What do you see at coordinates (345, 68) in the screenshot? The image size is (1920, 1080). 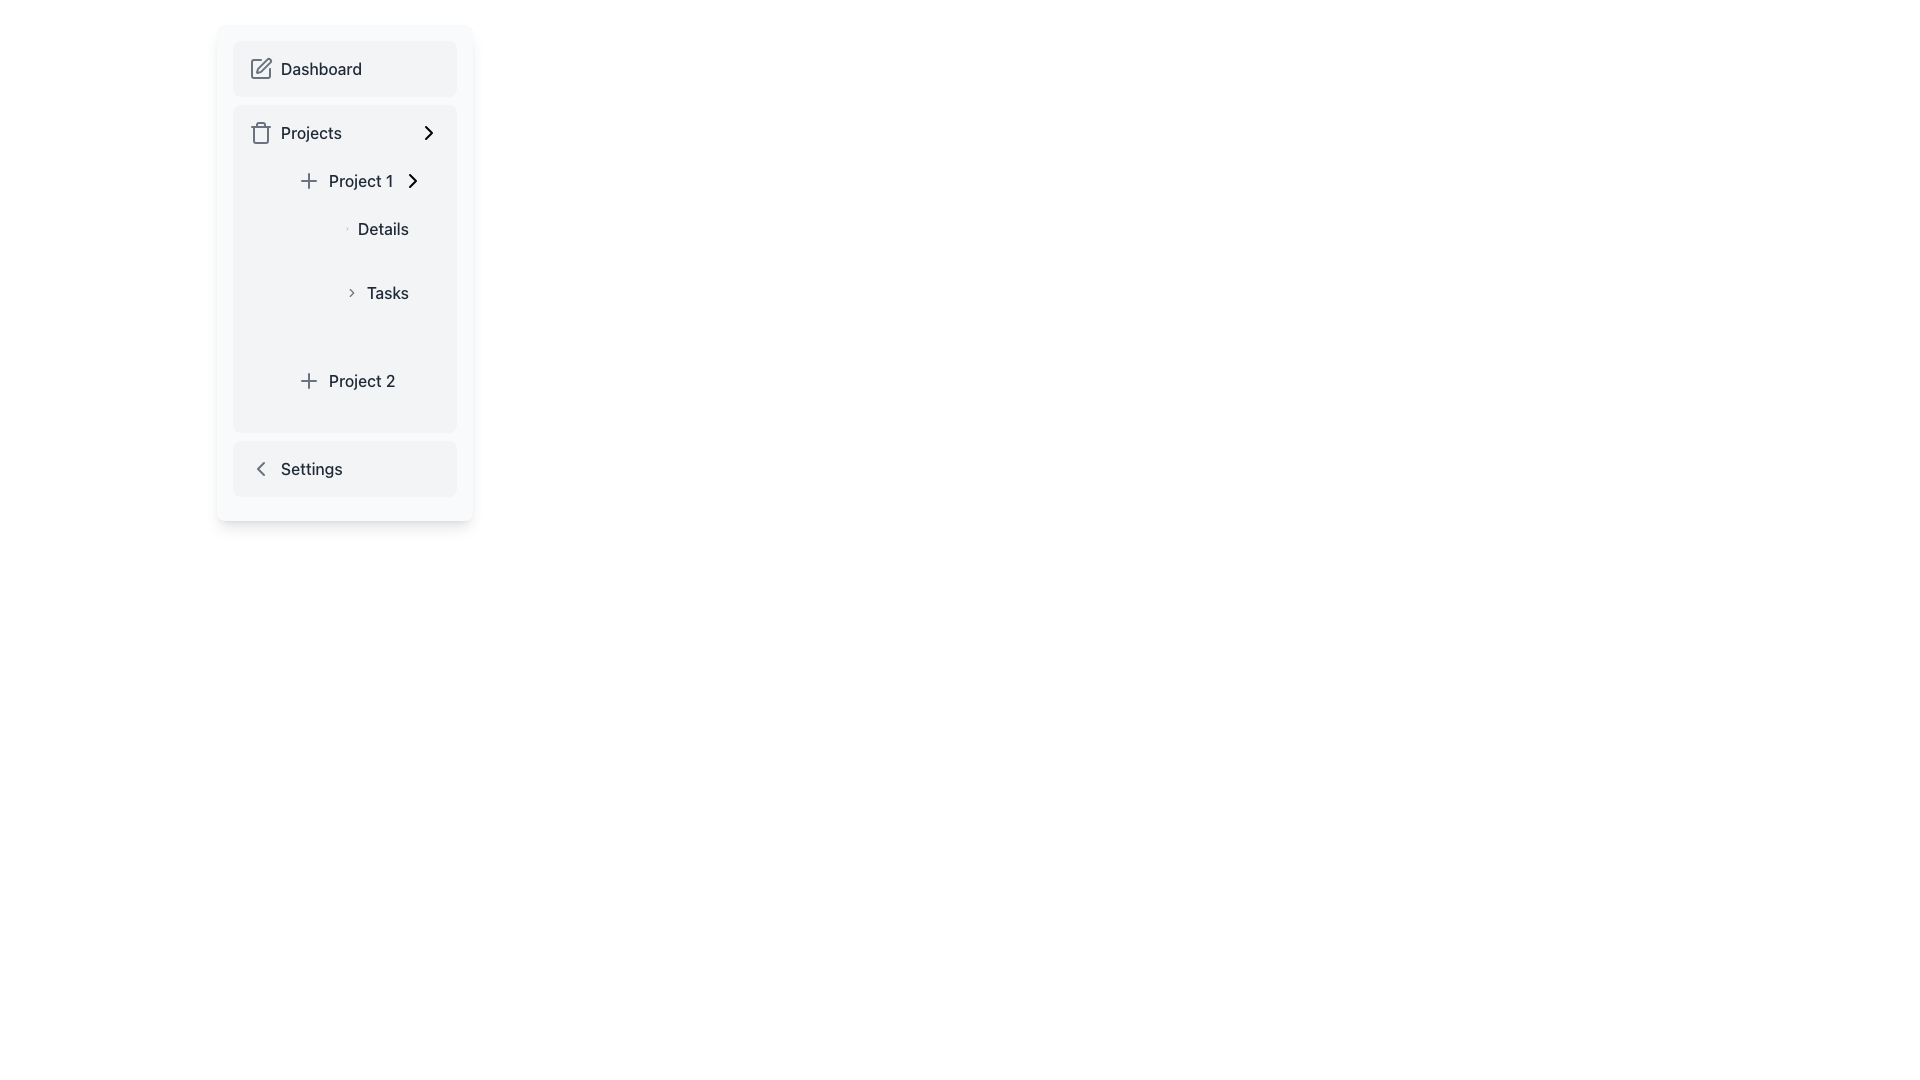 I see `the 'Dashboard' menu item located at the top of the navigation menu panel` at bounding box center [345, 68].